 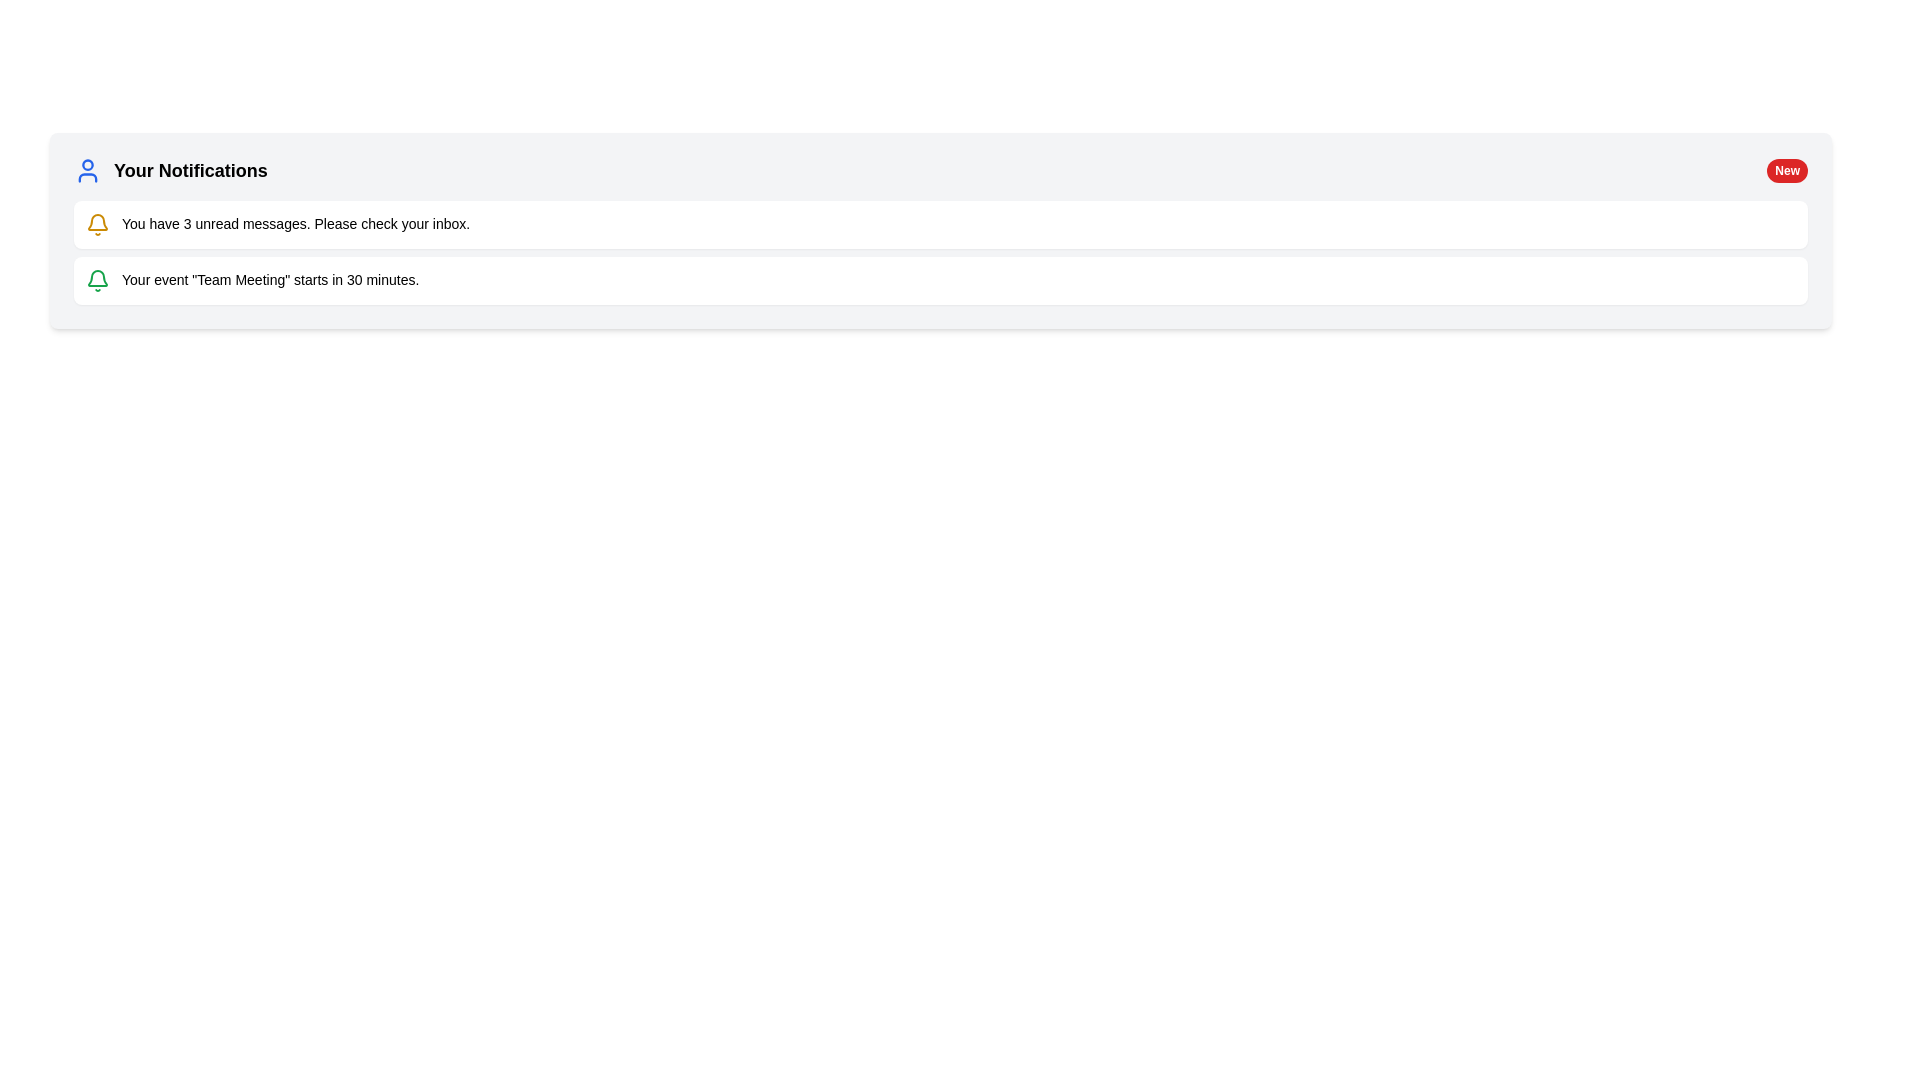 I want to click on the green bell icon that represents event notifications, located at the beginning of the notification row for 'Your event "Team Meeting" starts in 30 minutes.', so click(x=96, y=281).